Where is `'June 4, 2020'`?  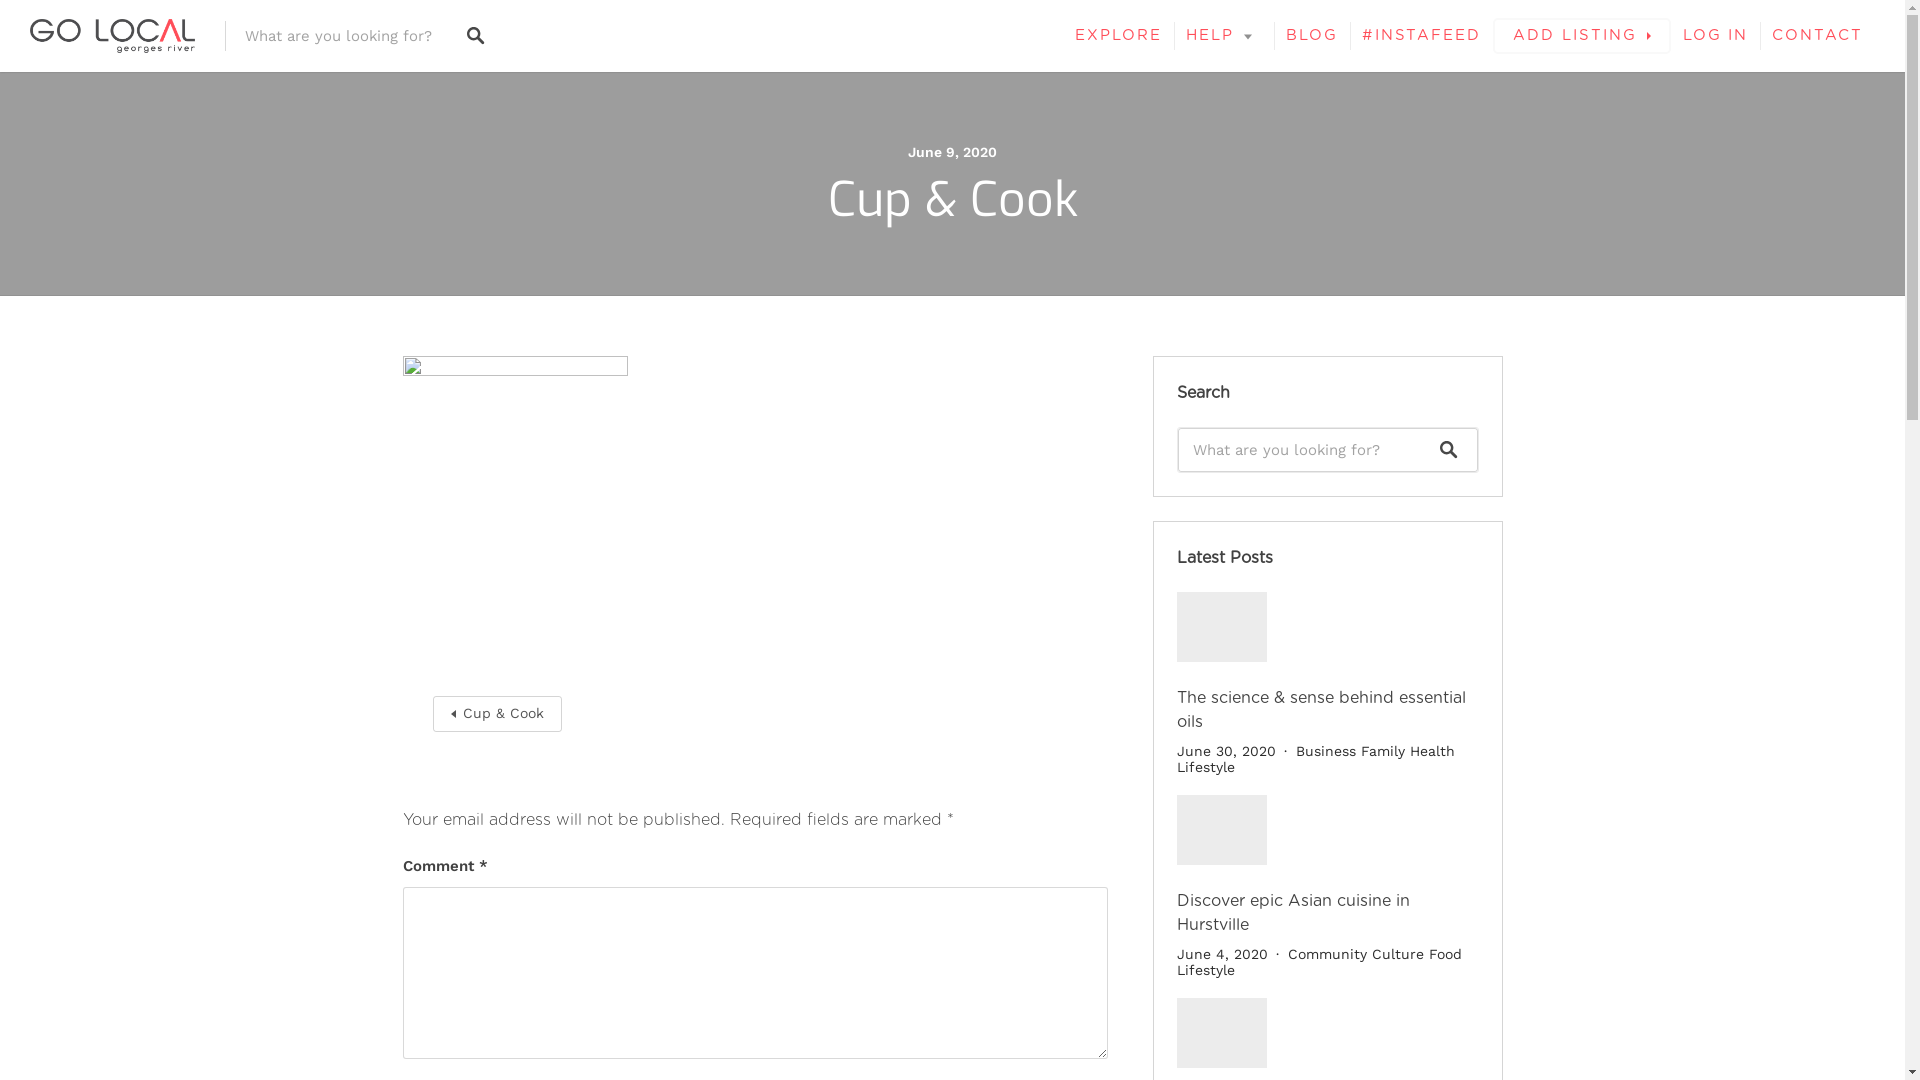
'June 4, 2020' is located at coordinates (1220, 952).